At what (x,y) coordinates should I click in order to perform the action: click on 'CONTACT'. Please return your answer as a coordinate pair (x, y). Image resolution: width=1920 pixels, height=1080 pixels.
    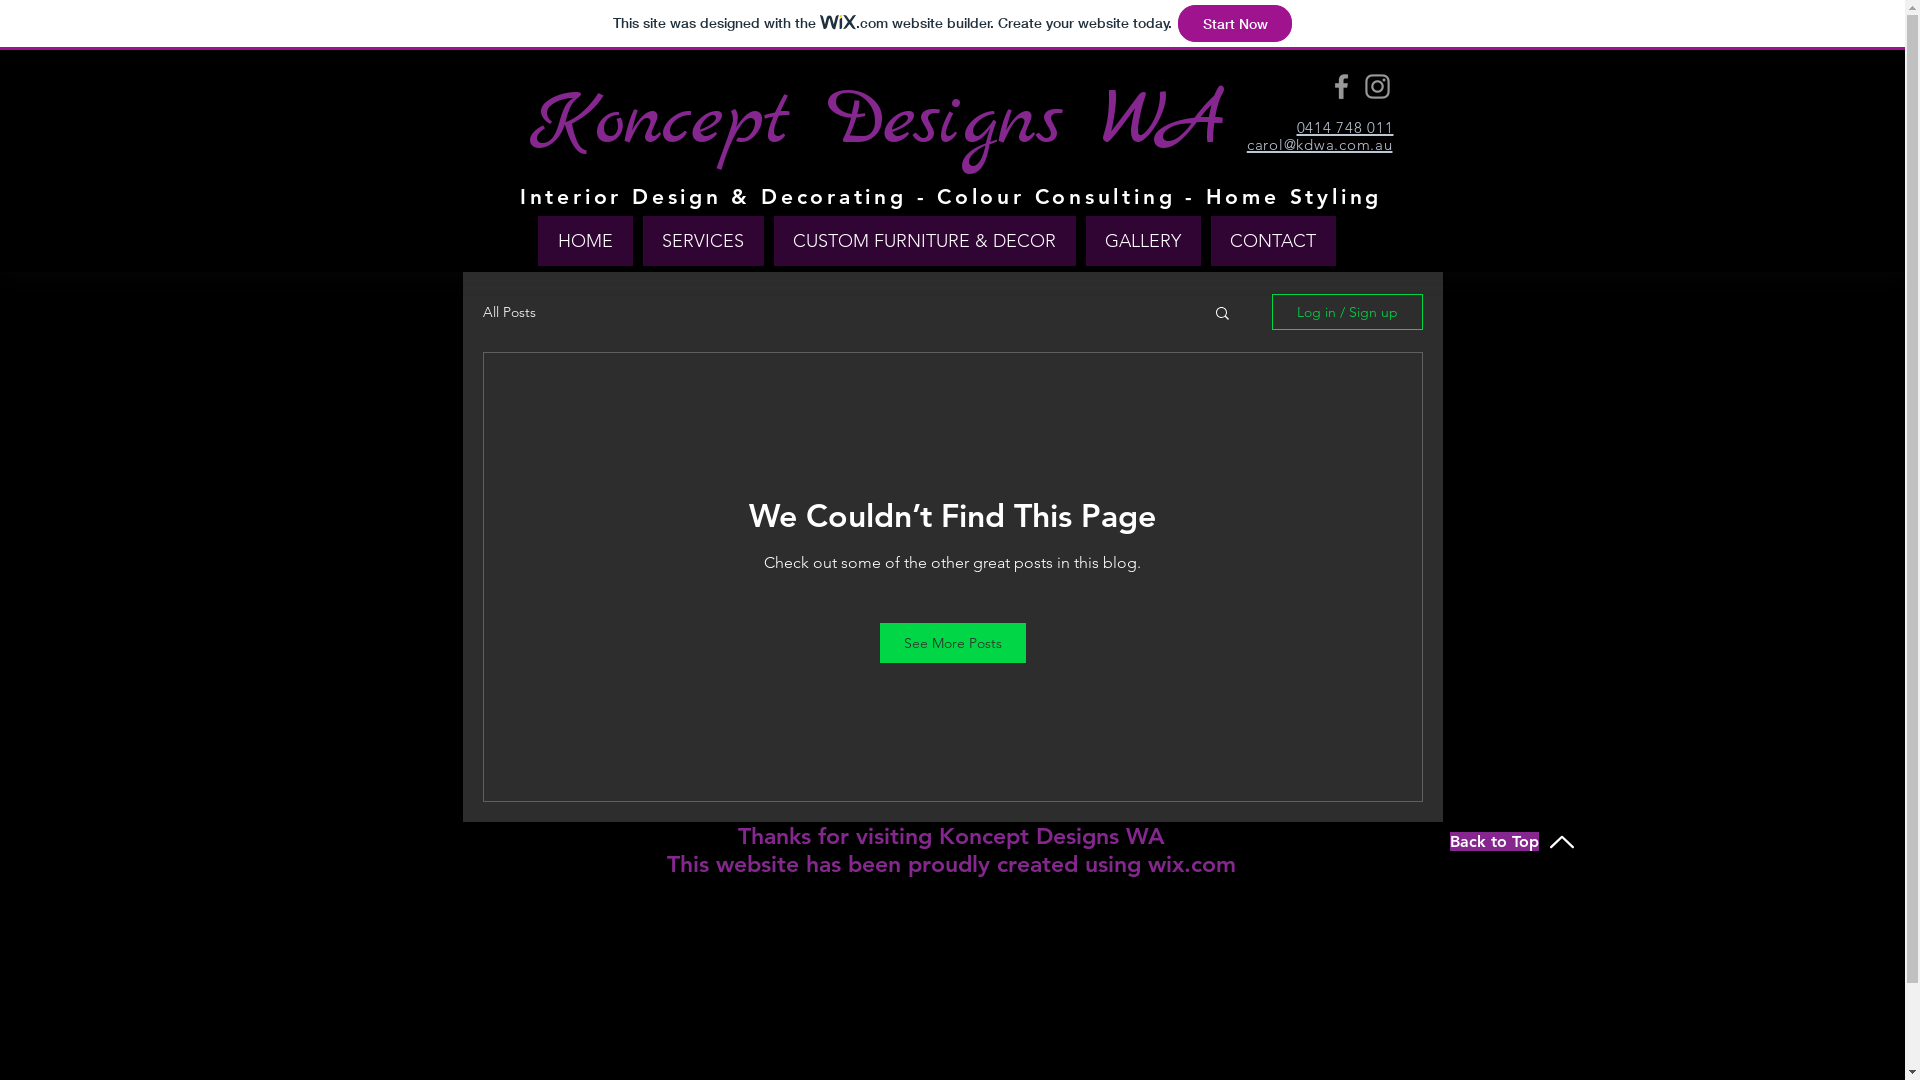
    Looking at the image, I should click on (1271, 239).